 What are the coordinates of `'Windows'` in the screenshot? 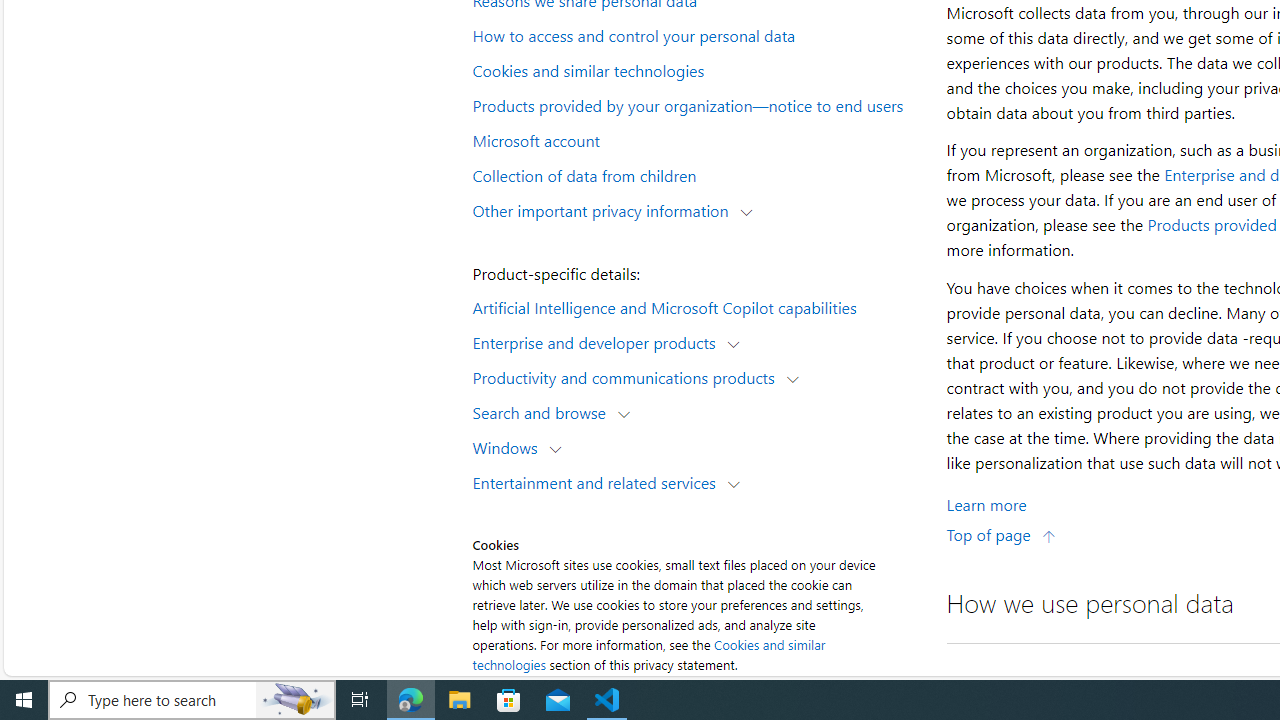 It's located at (510, 446).